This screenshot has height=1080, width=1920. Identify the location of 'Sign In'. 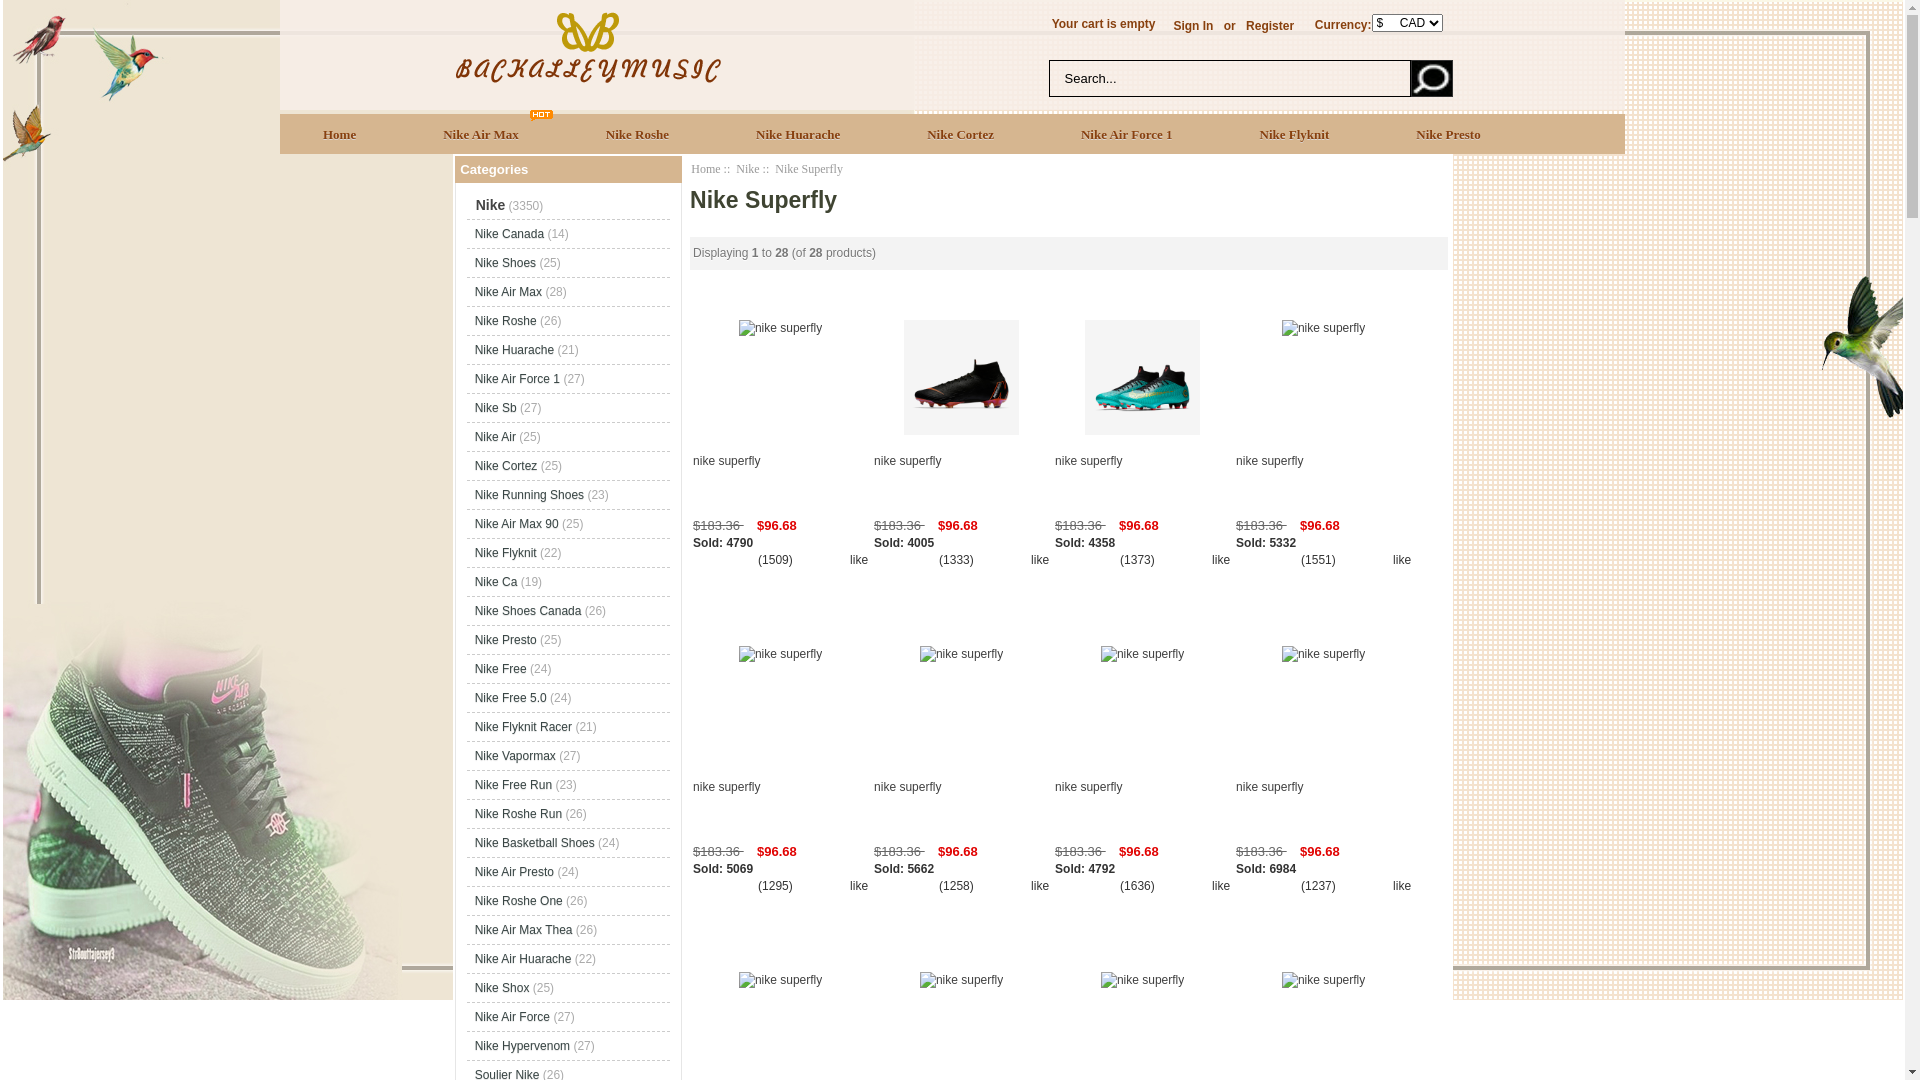
(1193, 26).